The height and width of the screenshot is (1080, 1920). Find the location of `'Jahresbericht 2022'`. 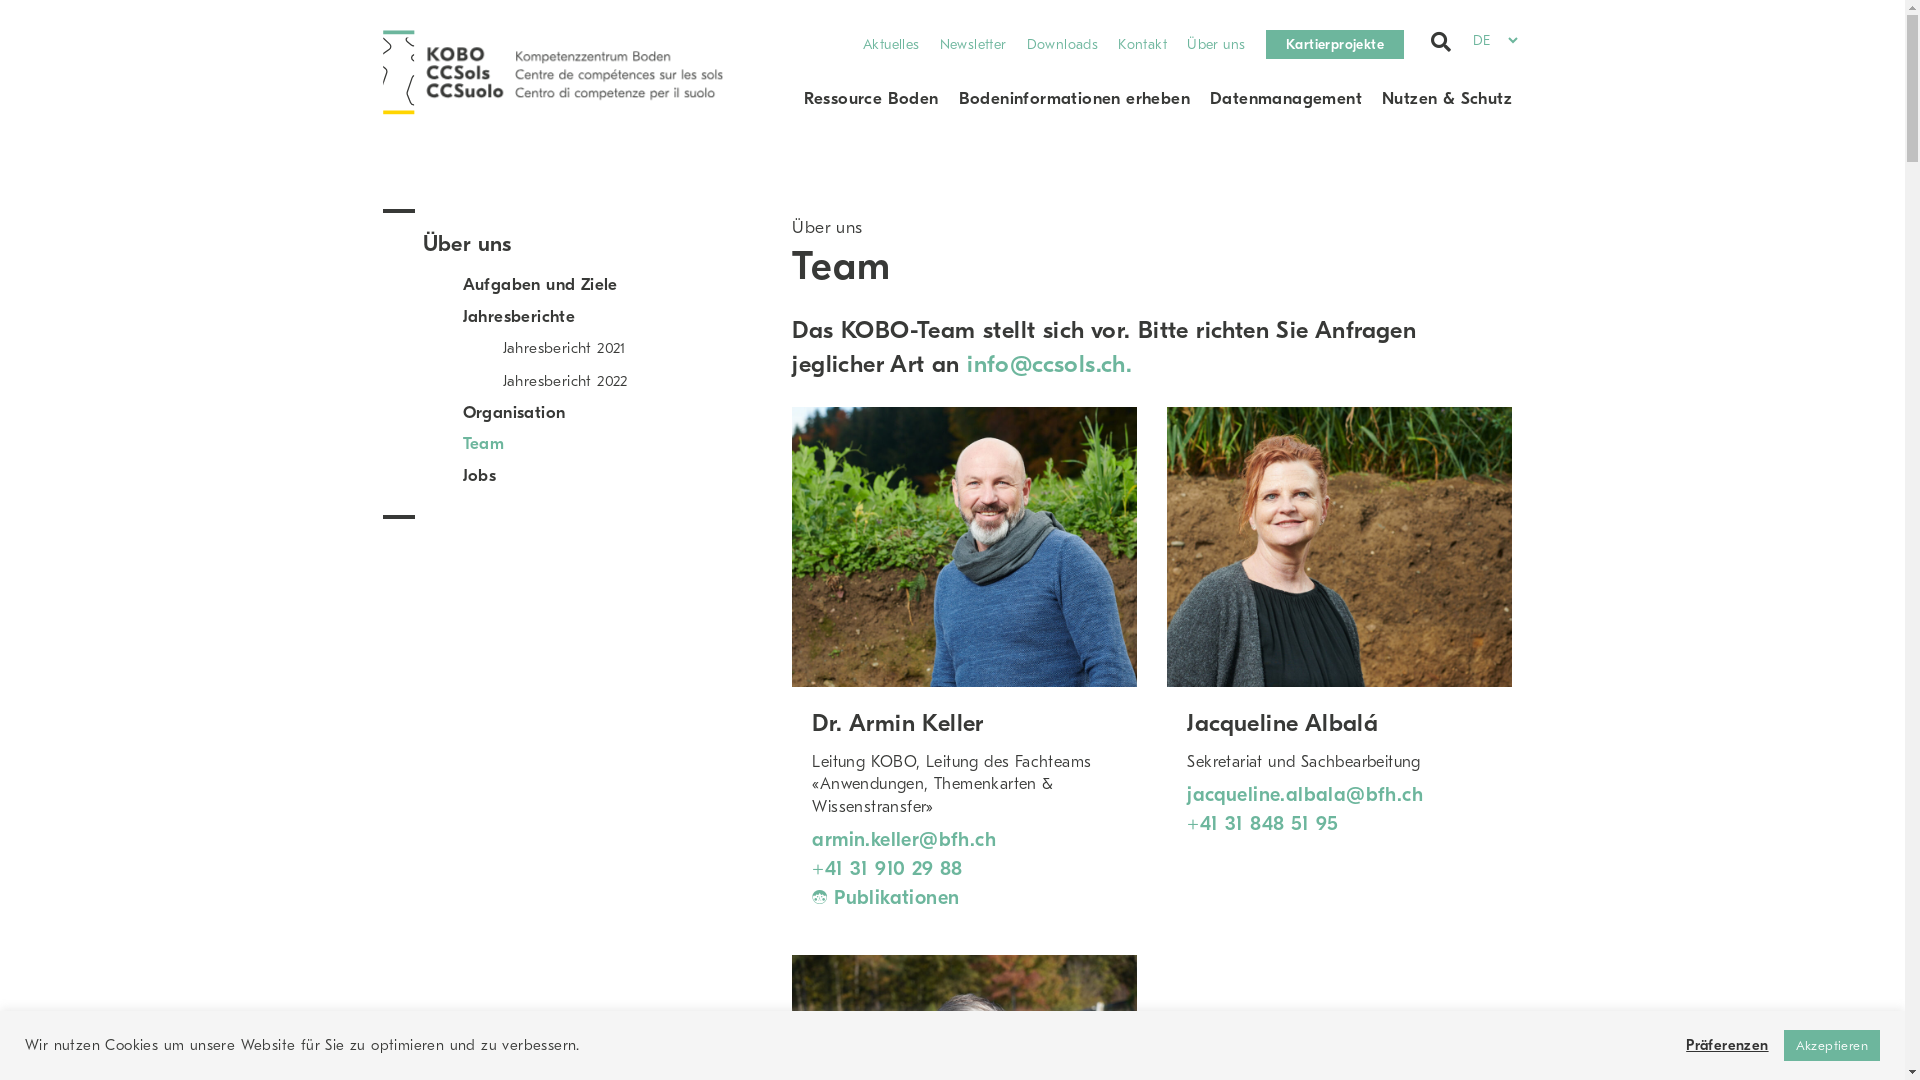

'Jahresbericht 2022' is located at coordinates (563, 381).